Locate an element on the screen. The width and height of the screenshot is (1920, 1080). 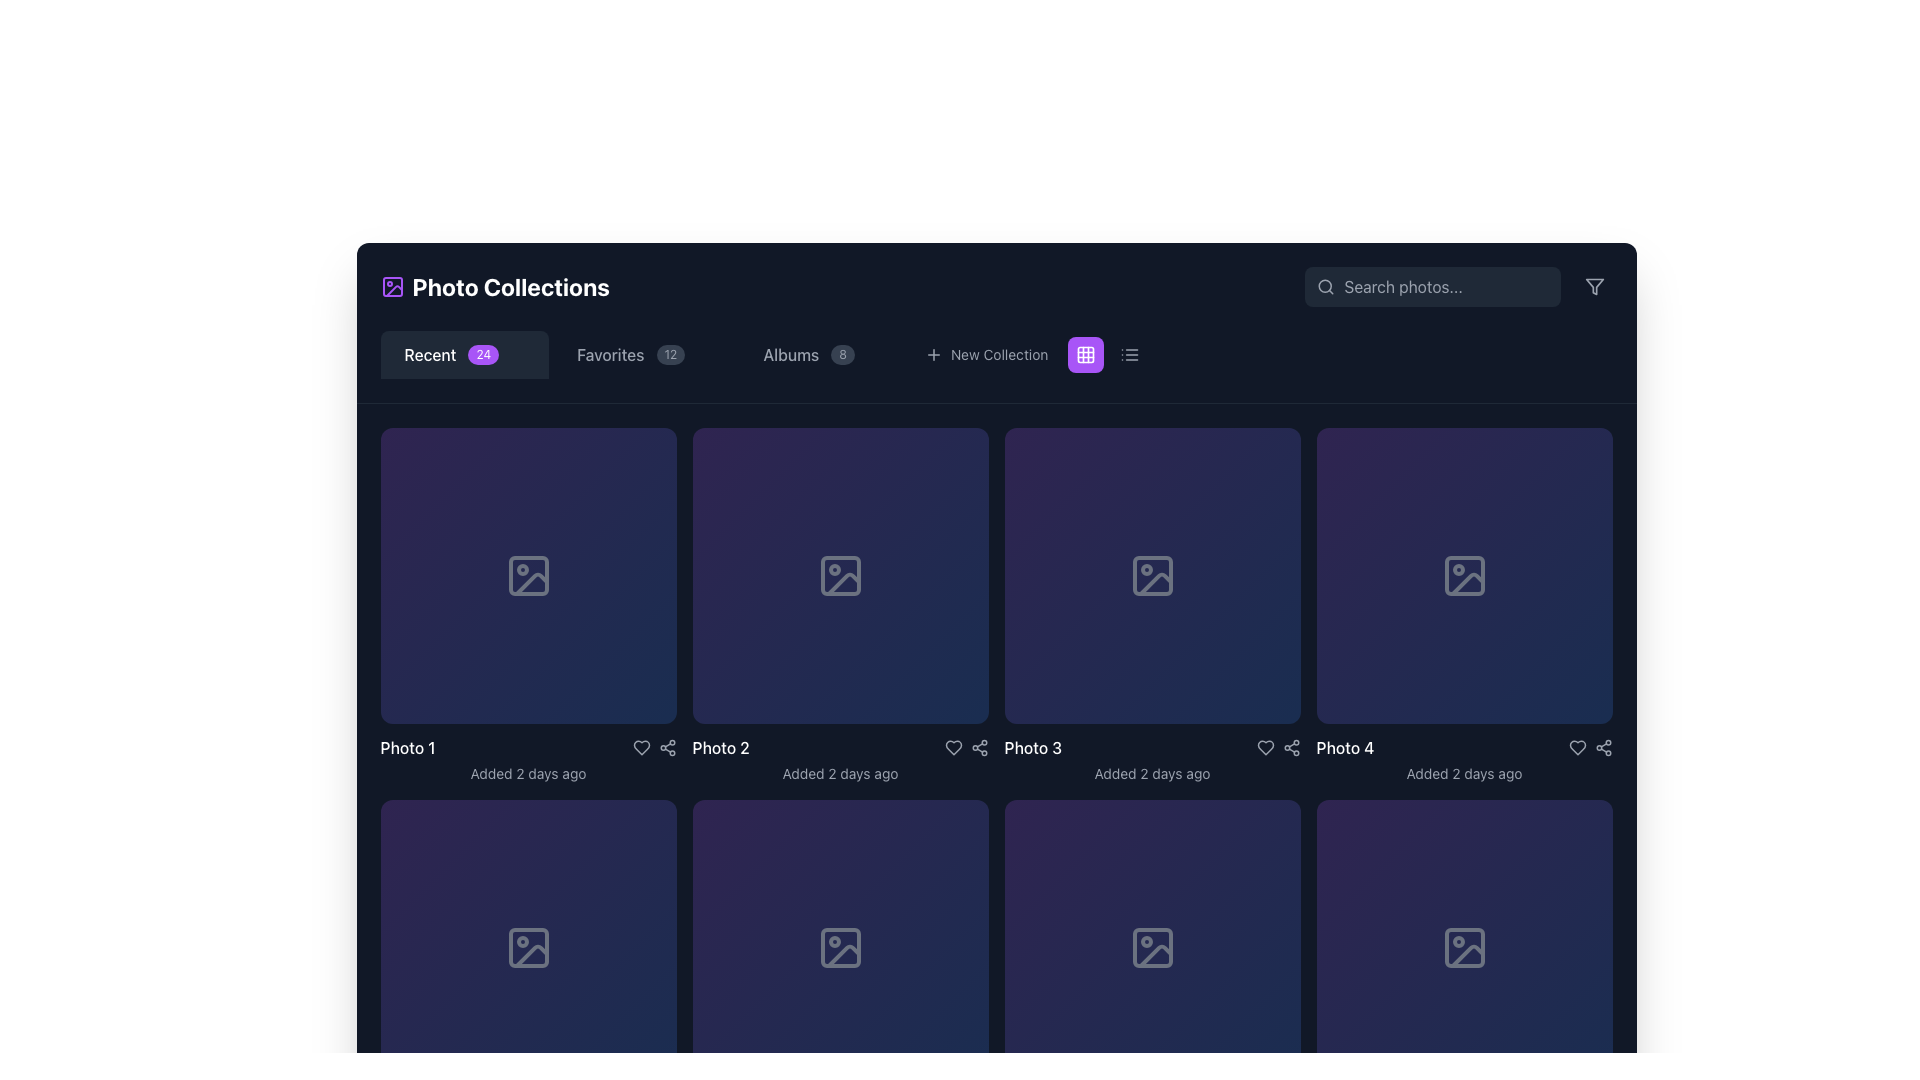
the download icon SVG, which is a small graphic with a downward arrow indicating a download operation, located towards the center-right of the fourth item in the grid layout is located at coordinates (1464, 575).